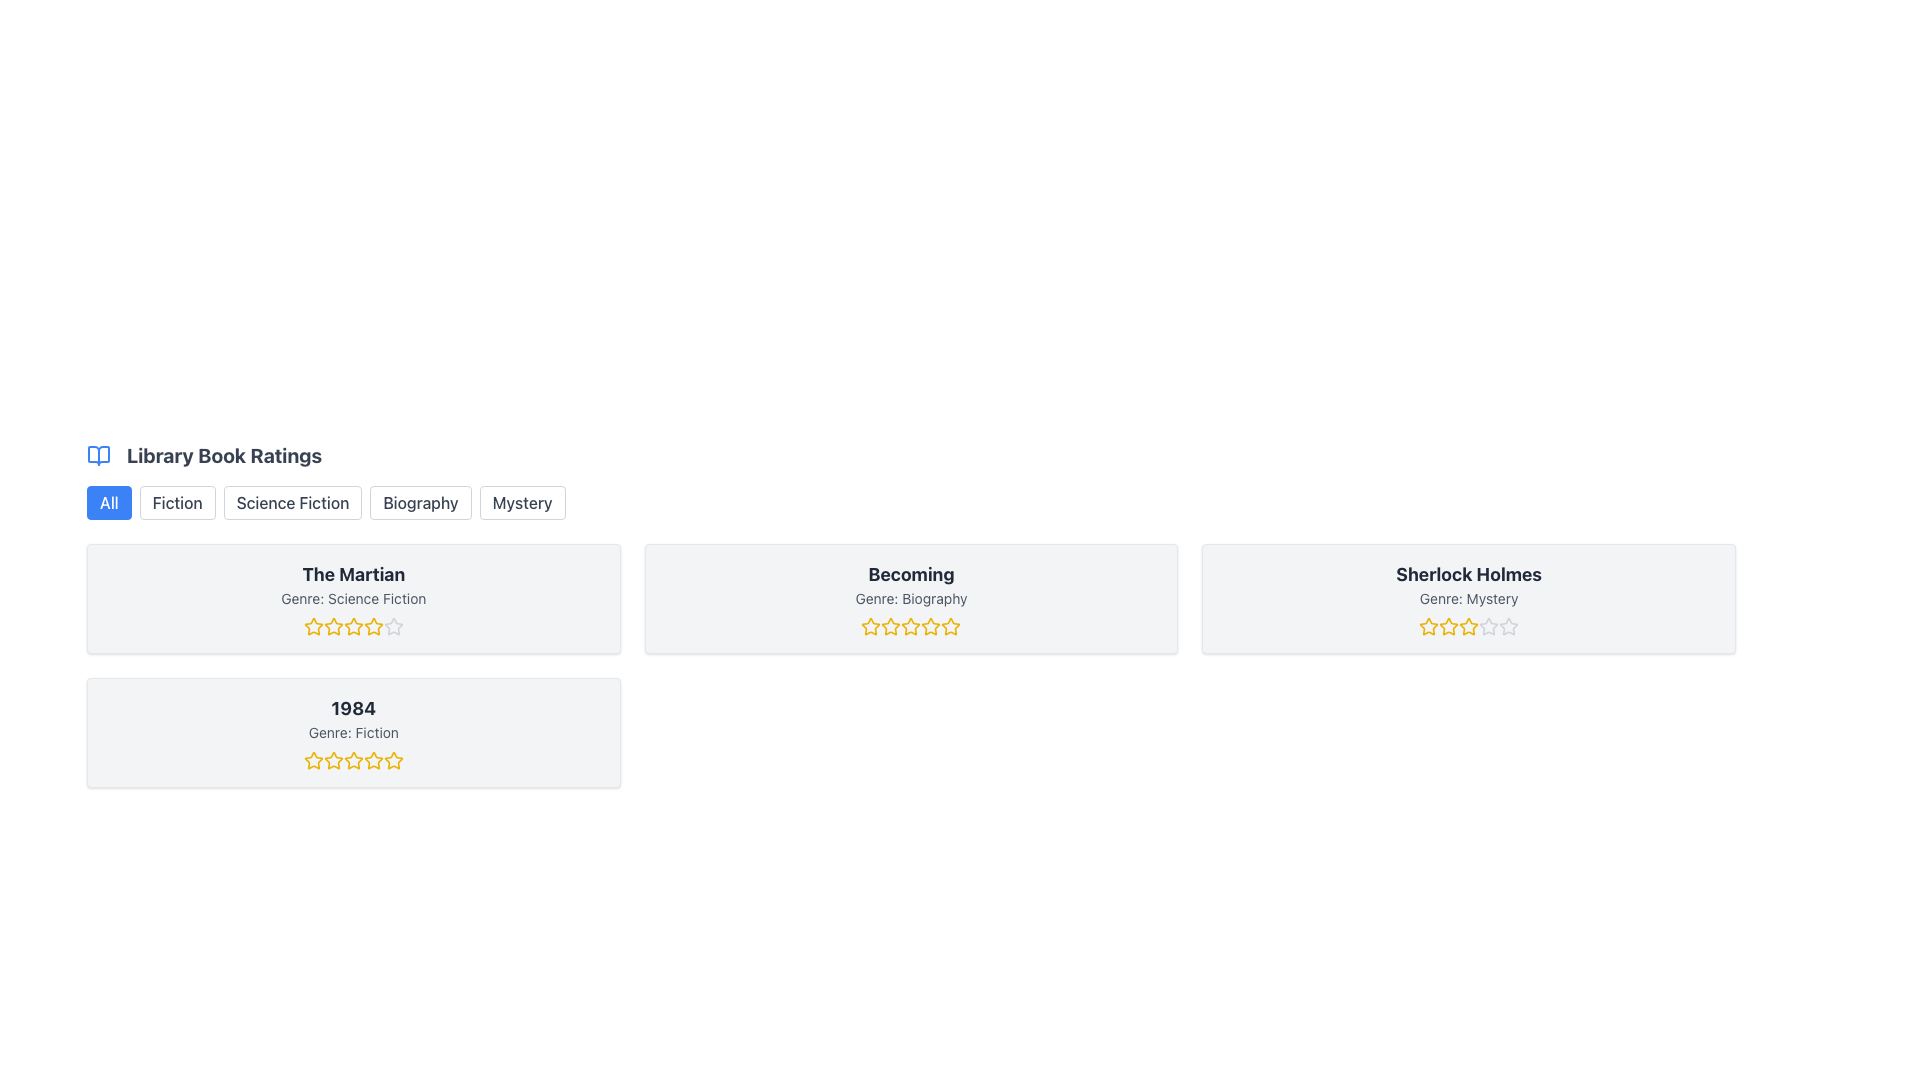  I want to click on the third star in the rating row, so click(353, 625).